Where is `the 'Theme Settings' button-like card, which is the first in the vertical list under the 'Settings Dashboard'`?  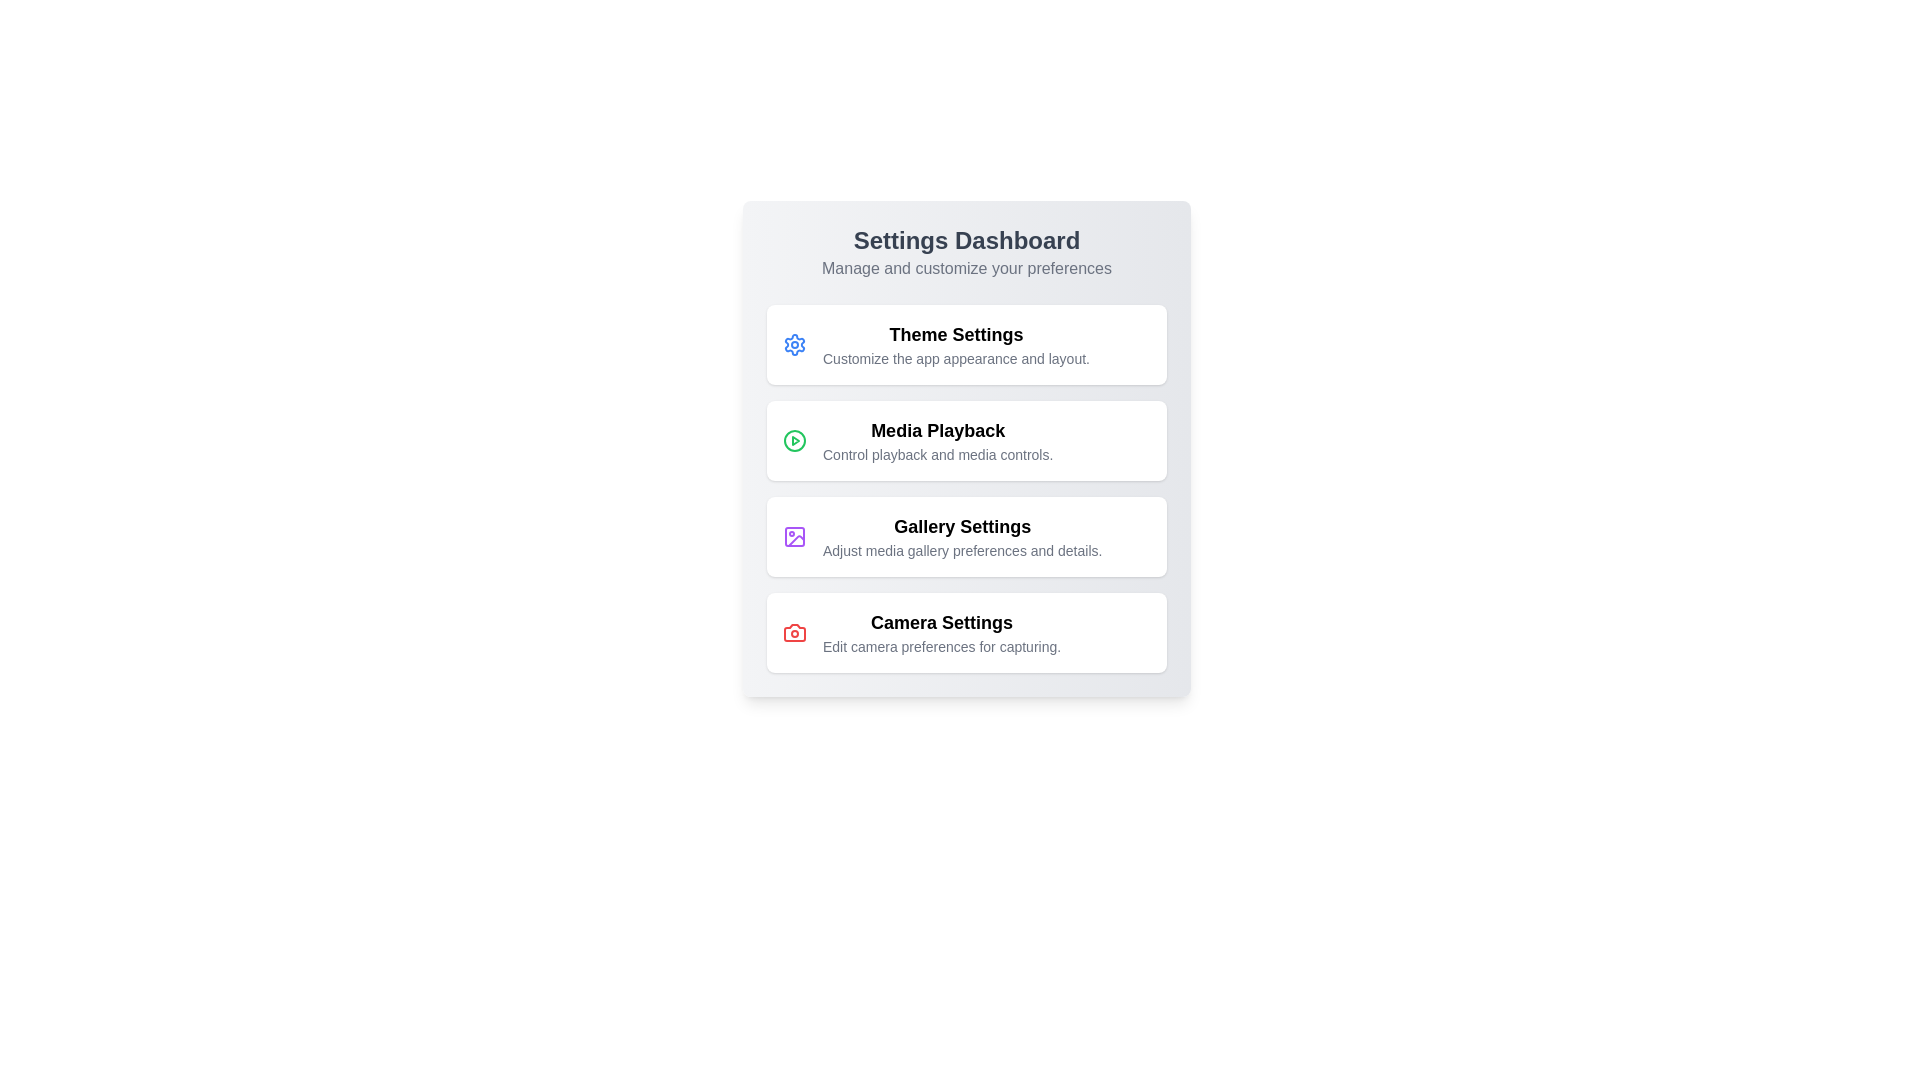 the 'Theme Settings' button-like card, which is the first in the vertical list under the 'Settings Dashboard' is located at coordinates (966, 343).